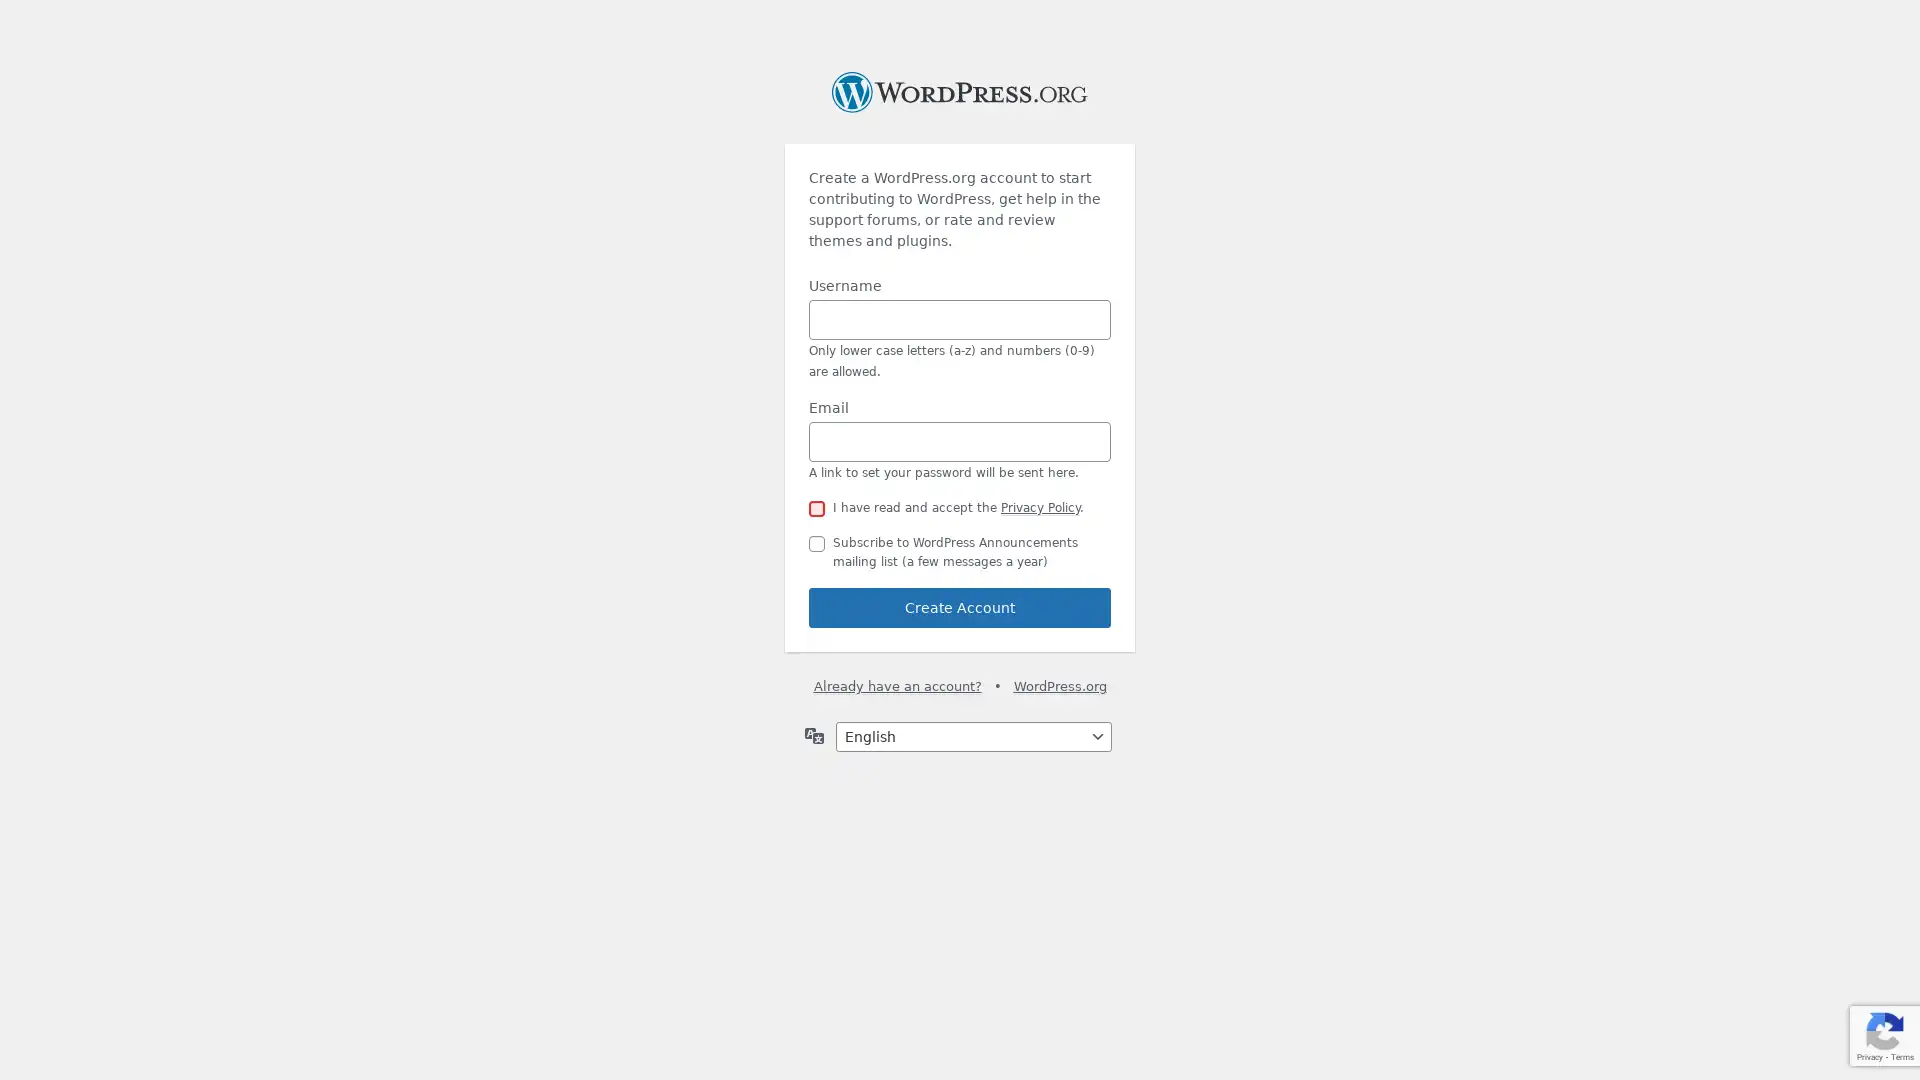  Describe the element at coordinates (960, 607) in the screenshot. I see `Create Account` at that location.